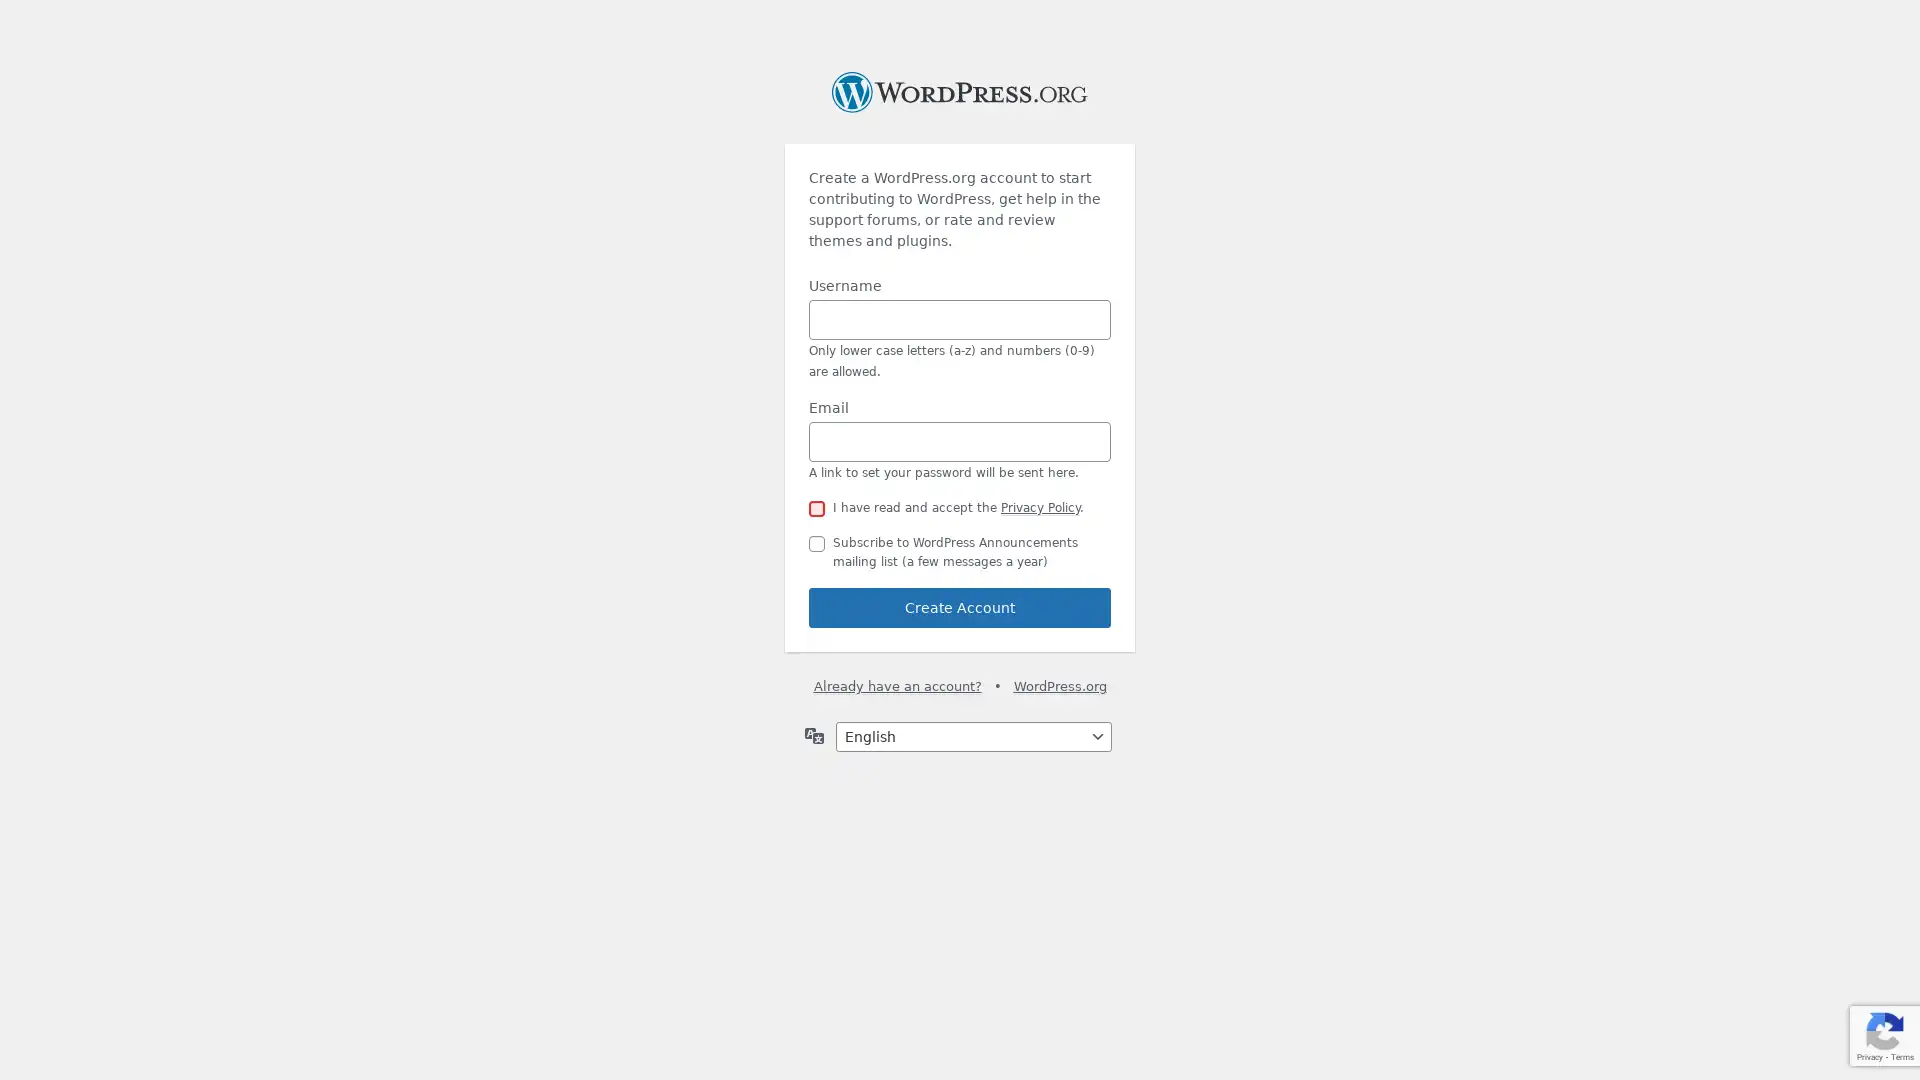  Describe the element at coordinates (960, 607) in the screenshot. I see `Create Account` at that location.